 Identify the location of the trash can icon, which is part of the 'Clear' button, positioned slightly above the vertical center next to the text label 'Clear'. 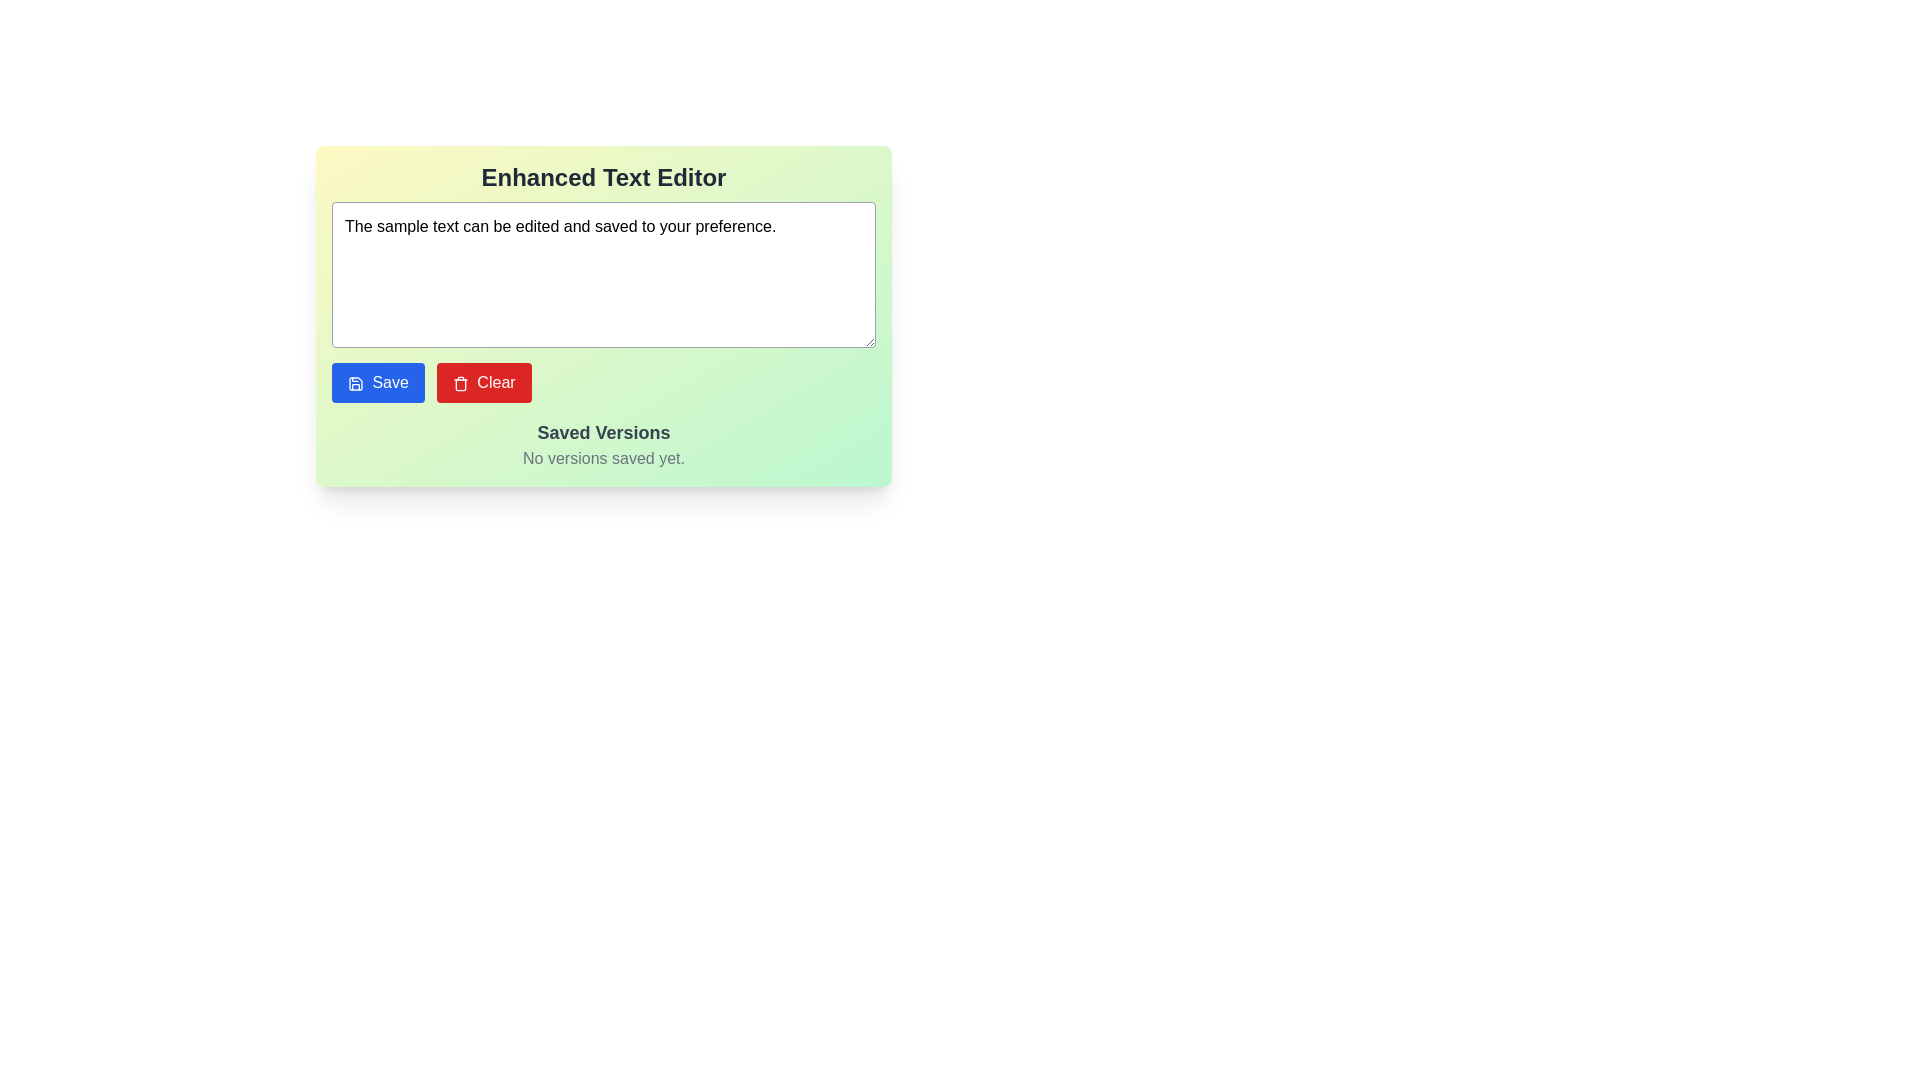
(459, 383).